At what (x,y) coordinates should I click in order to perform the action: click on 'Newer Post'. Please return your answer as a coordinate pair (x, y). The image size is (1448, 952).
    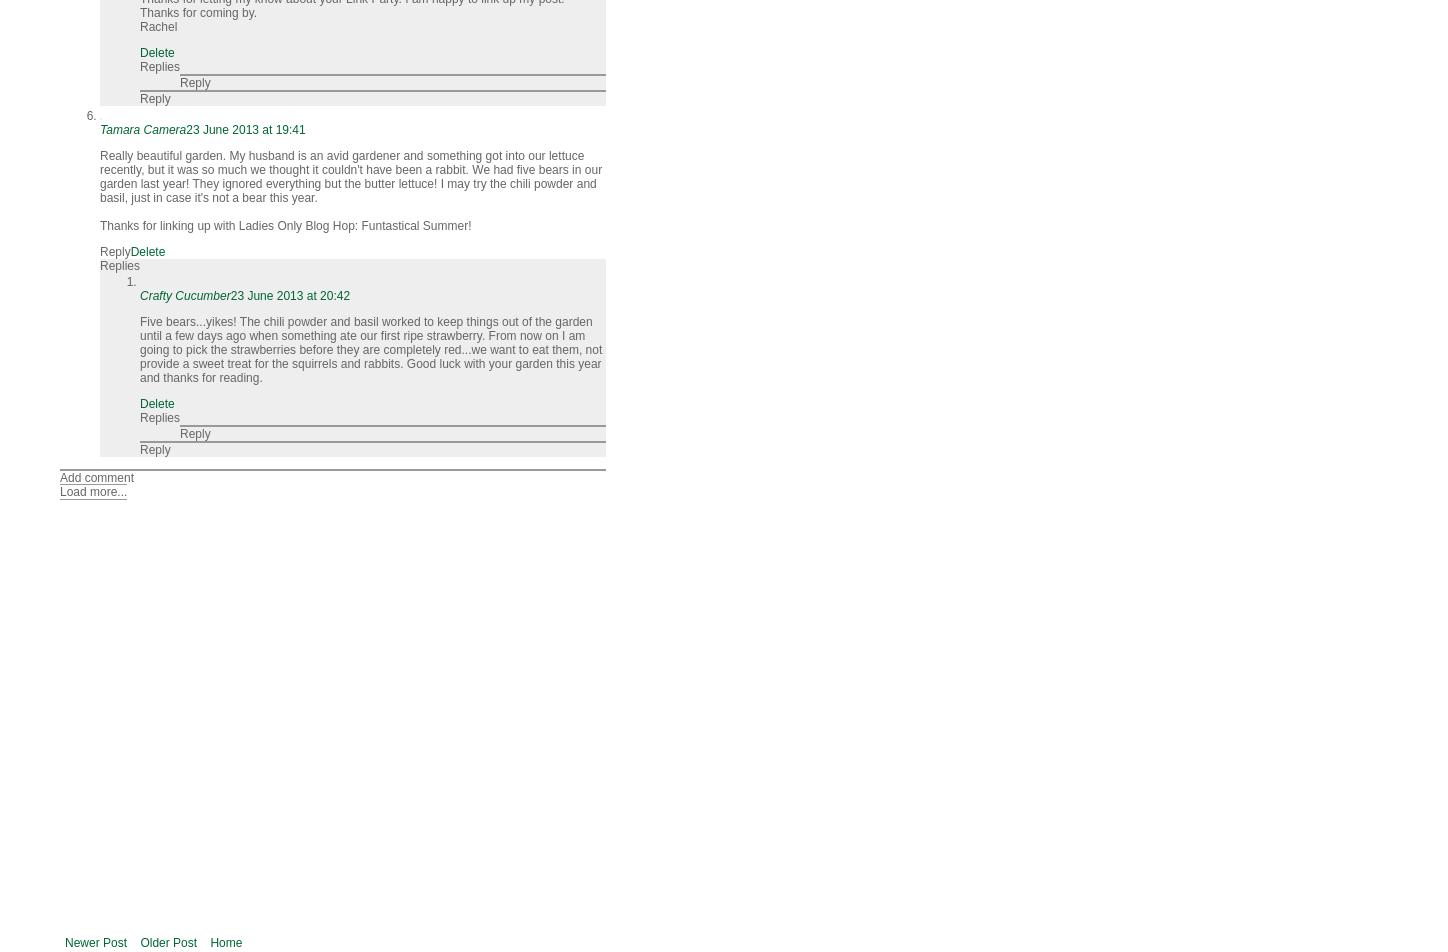
    Looking at the image, I should click on (65, 942).